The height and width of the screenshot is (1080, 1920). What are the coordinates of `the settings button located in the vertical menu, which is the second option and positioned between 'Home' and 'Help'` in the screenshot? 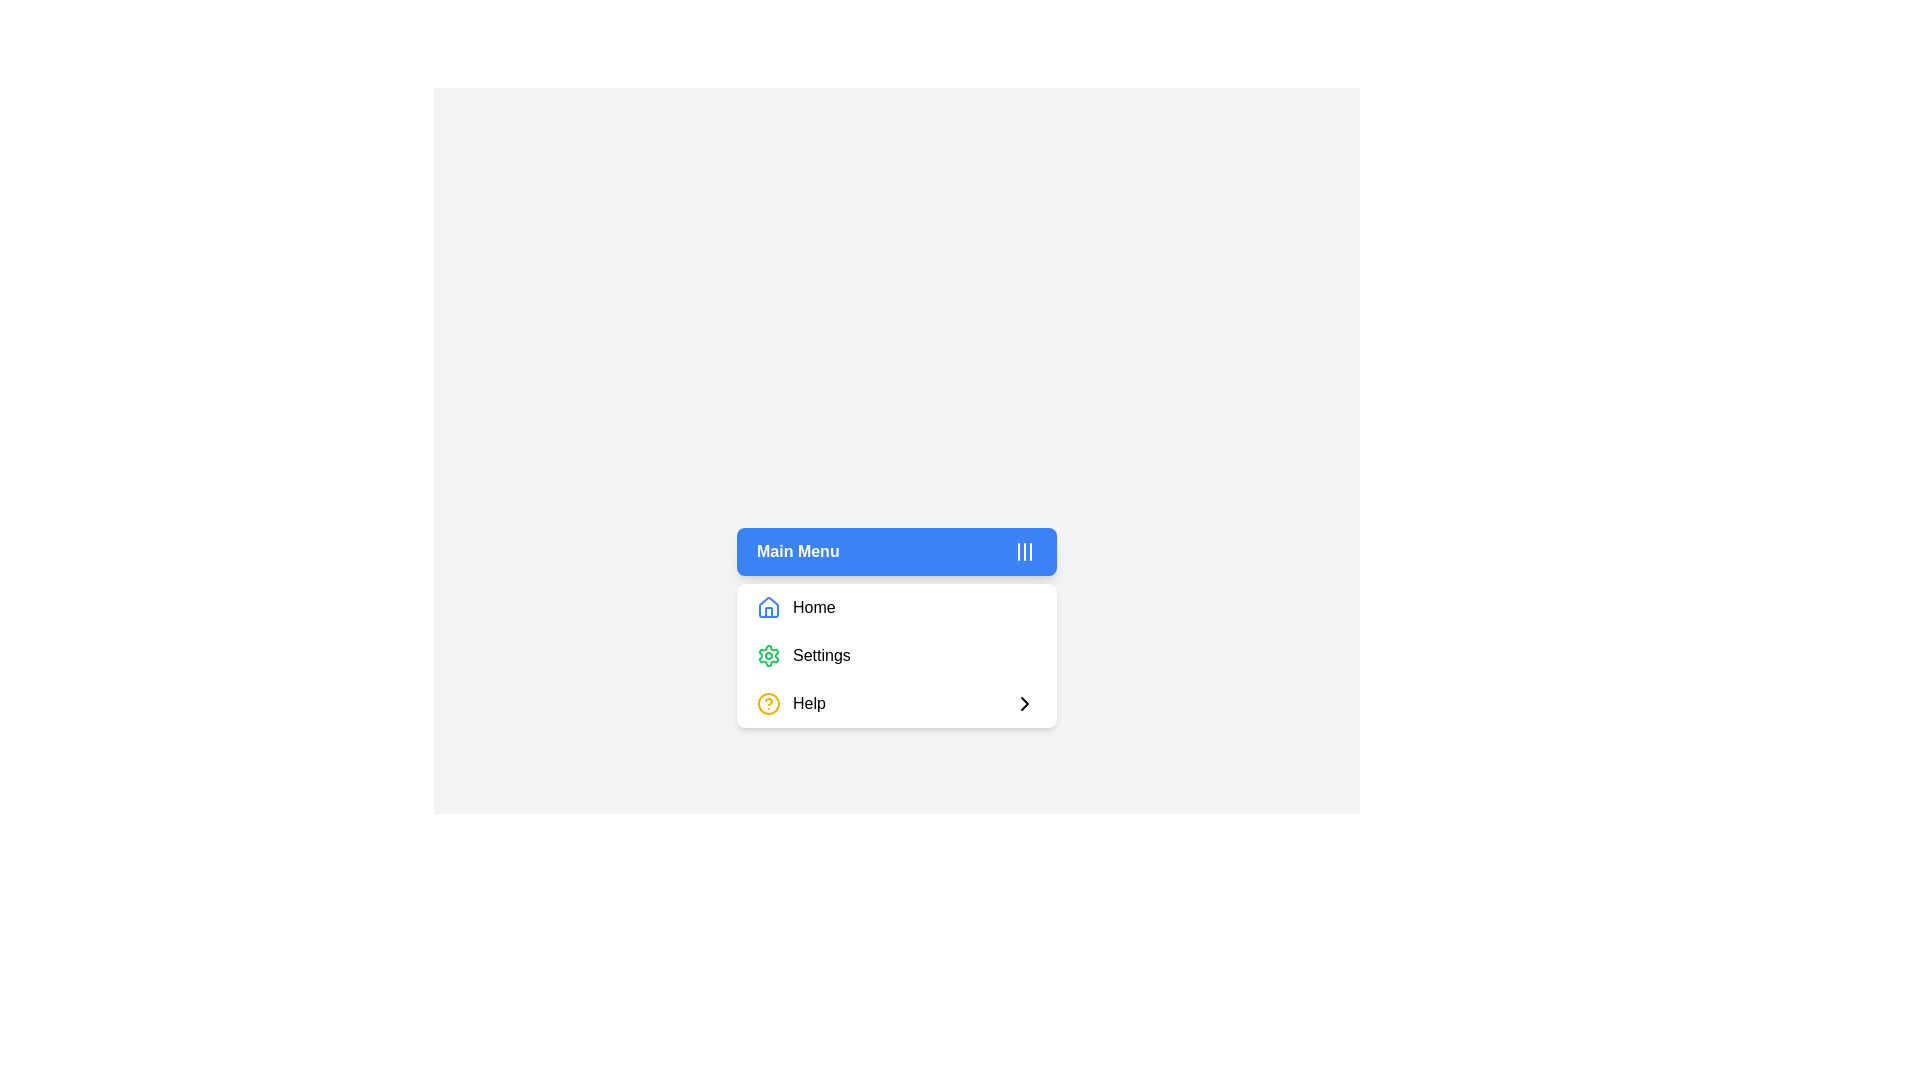 It's located at (896, 655).